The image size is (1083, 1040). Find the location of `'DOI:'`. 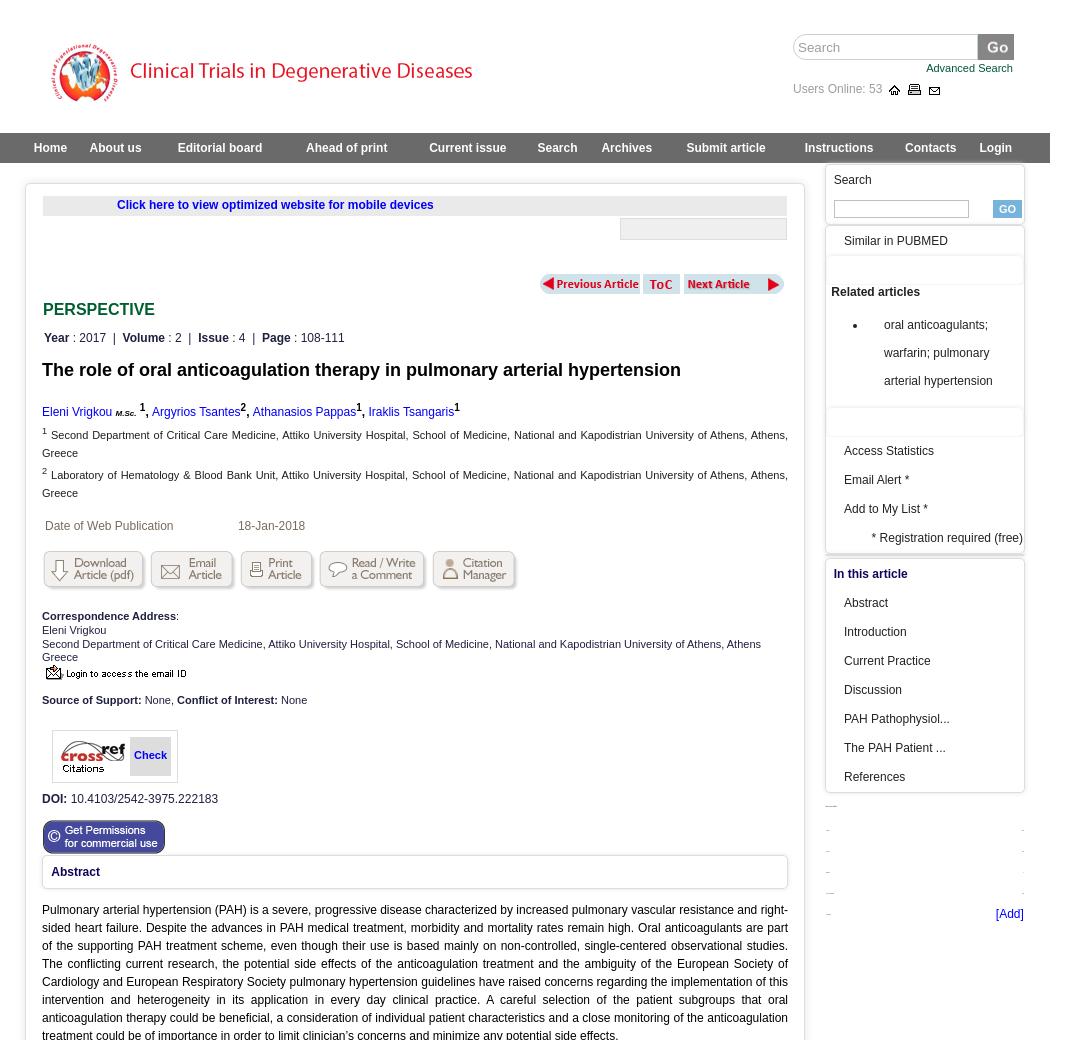

'DOI:' is located at coordinates (54, 796).